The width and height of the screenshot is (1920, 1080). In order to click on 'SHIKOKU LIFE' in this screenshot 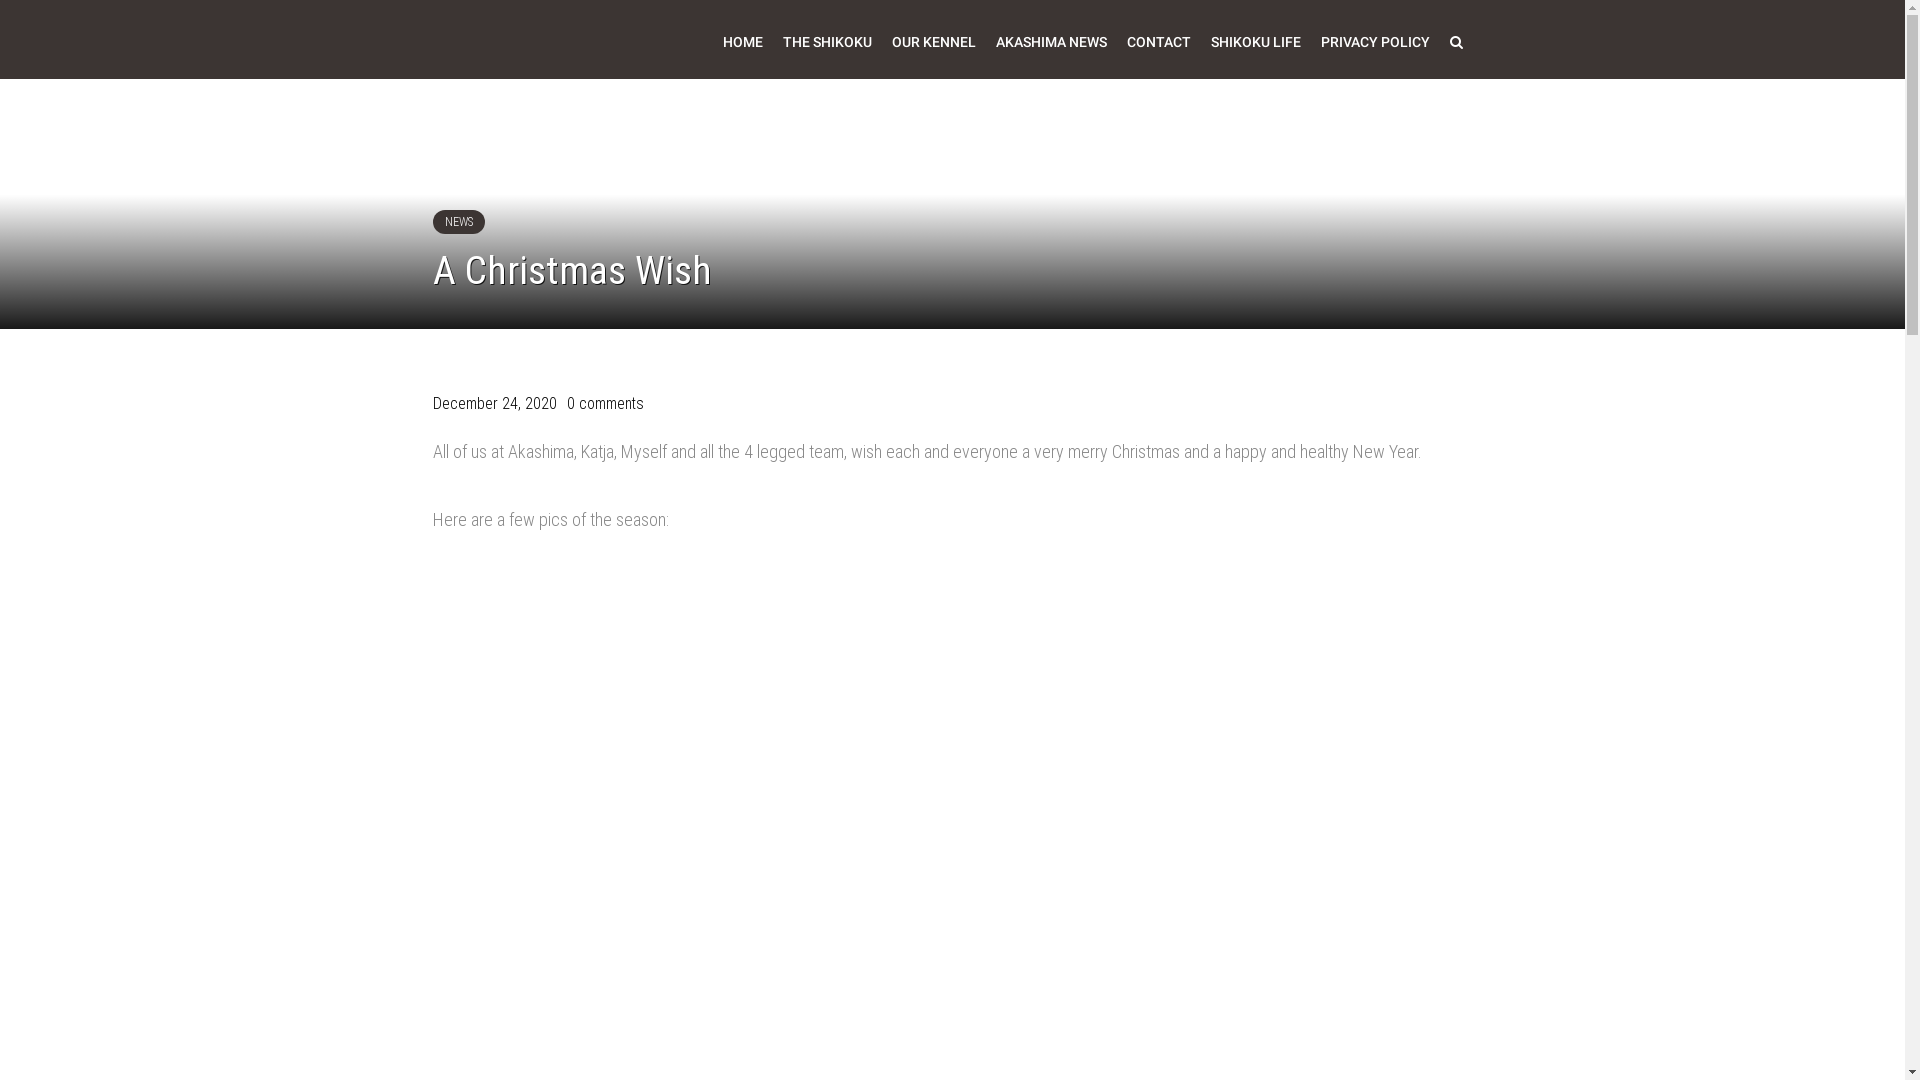, I will do `click(1253, 42)`.